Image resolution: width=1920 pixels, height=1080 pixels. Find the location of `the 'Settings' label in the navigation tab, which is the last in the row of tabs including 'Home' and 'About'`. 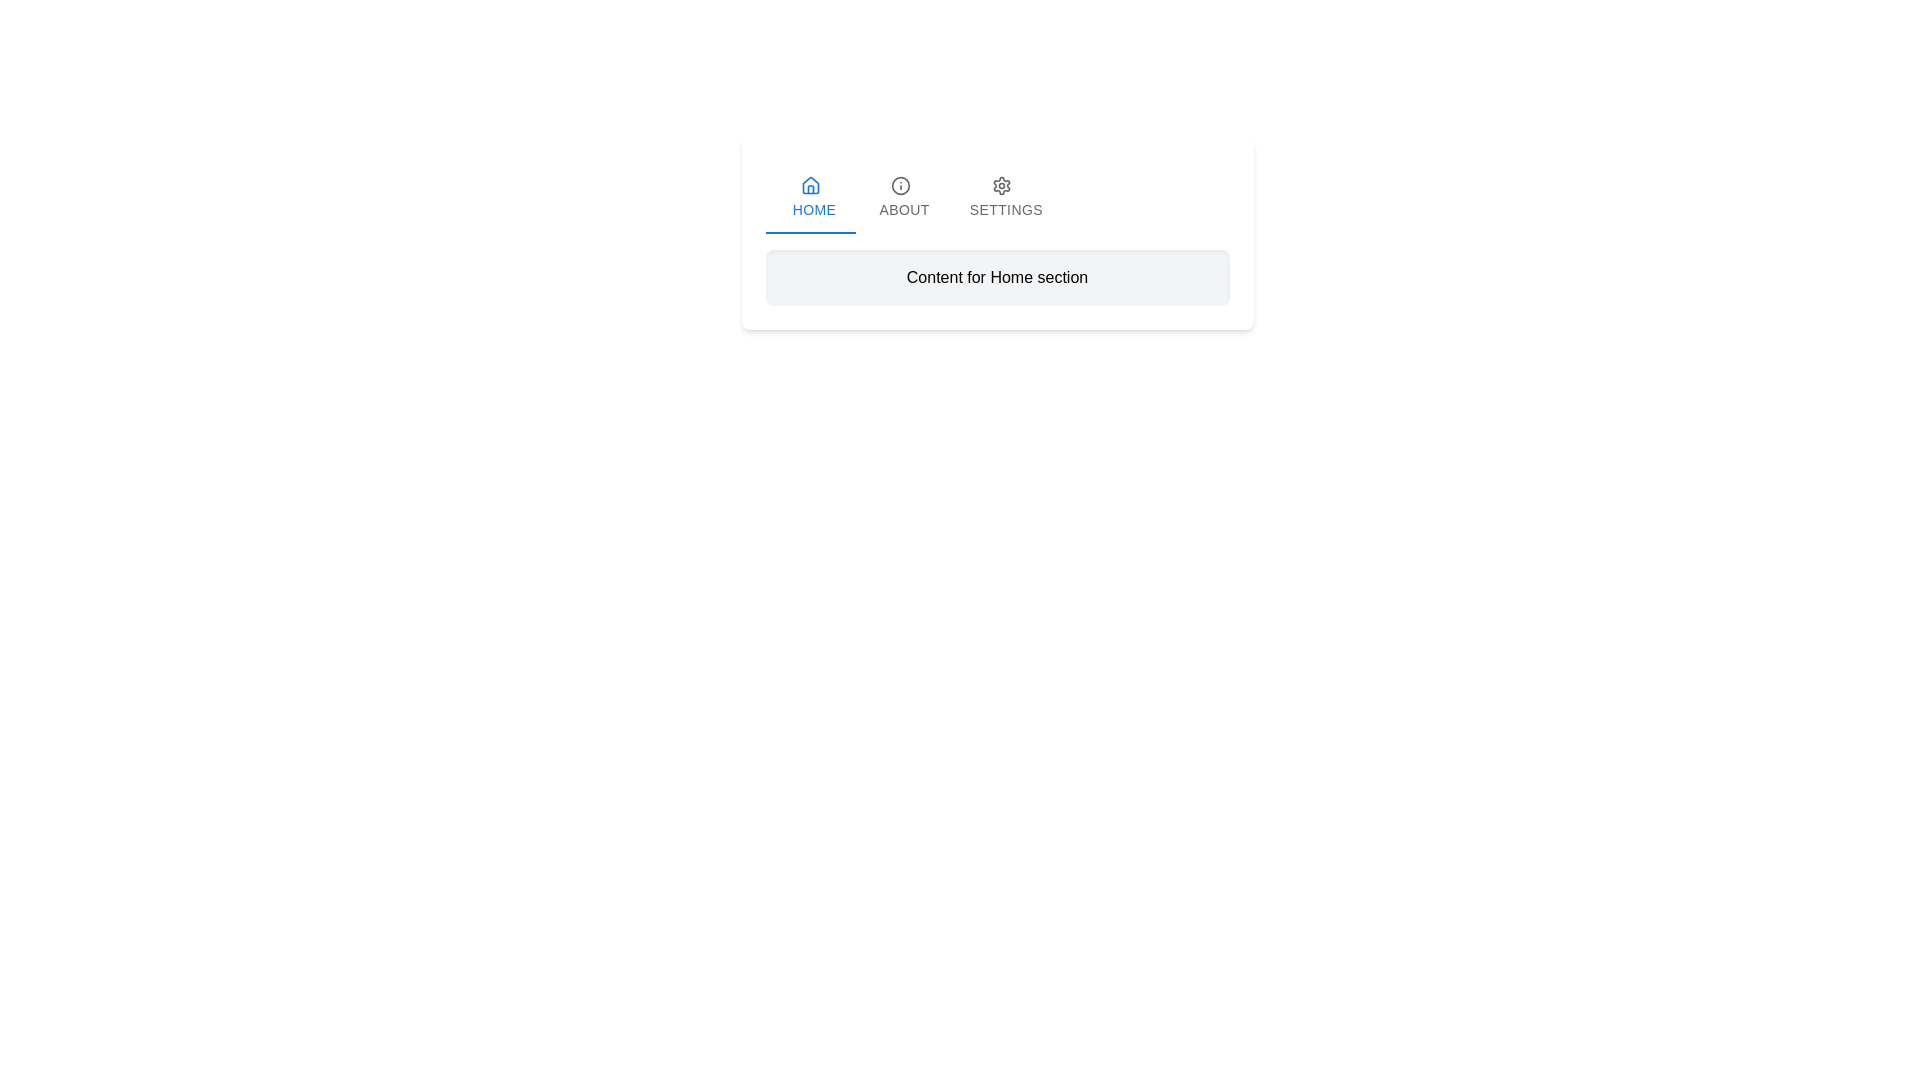

the 'Settings' label in the navigation tab, which is the last in the row of tabs including 'Home' and 'About' is located at coordinates (1006, 211).